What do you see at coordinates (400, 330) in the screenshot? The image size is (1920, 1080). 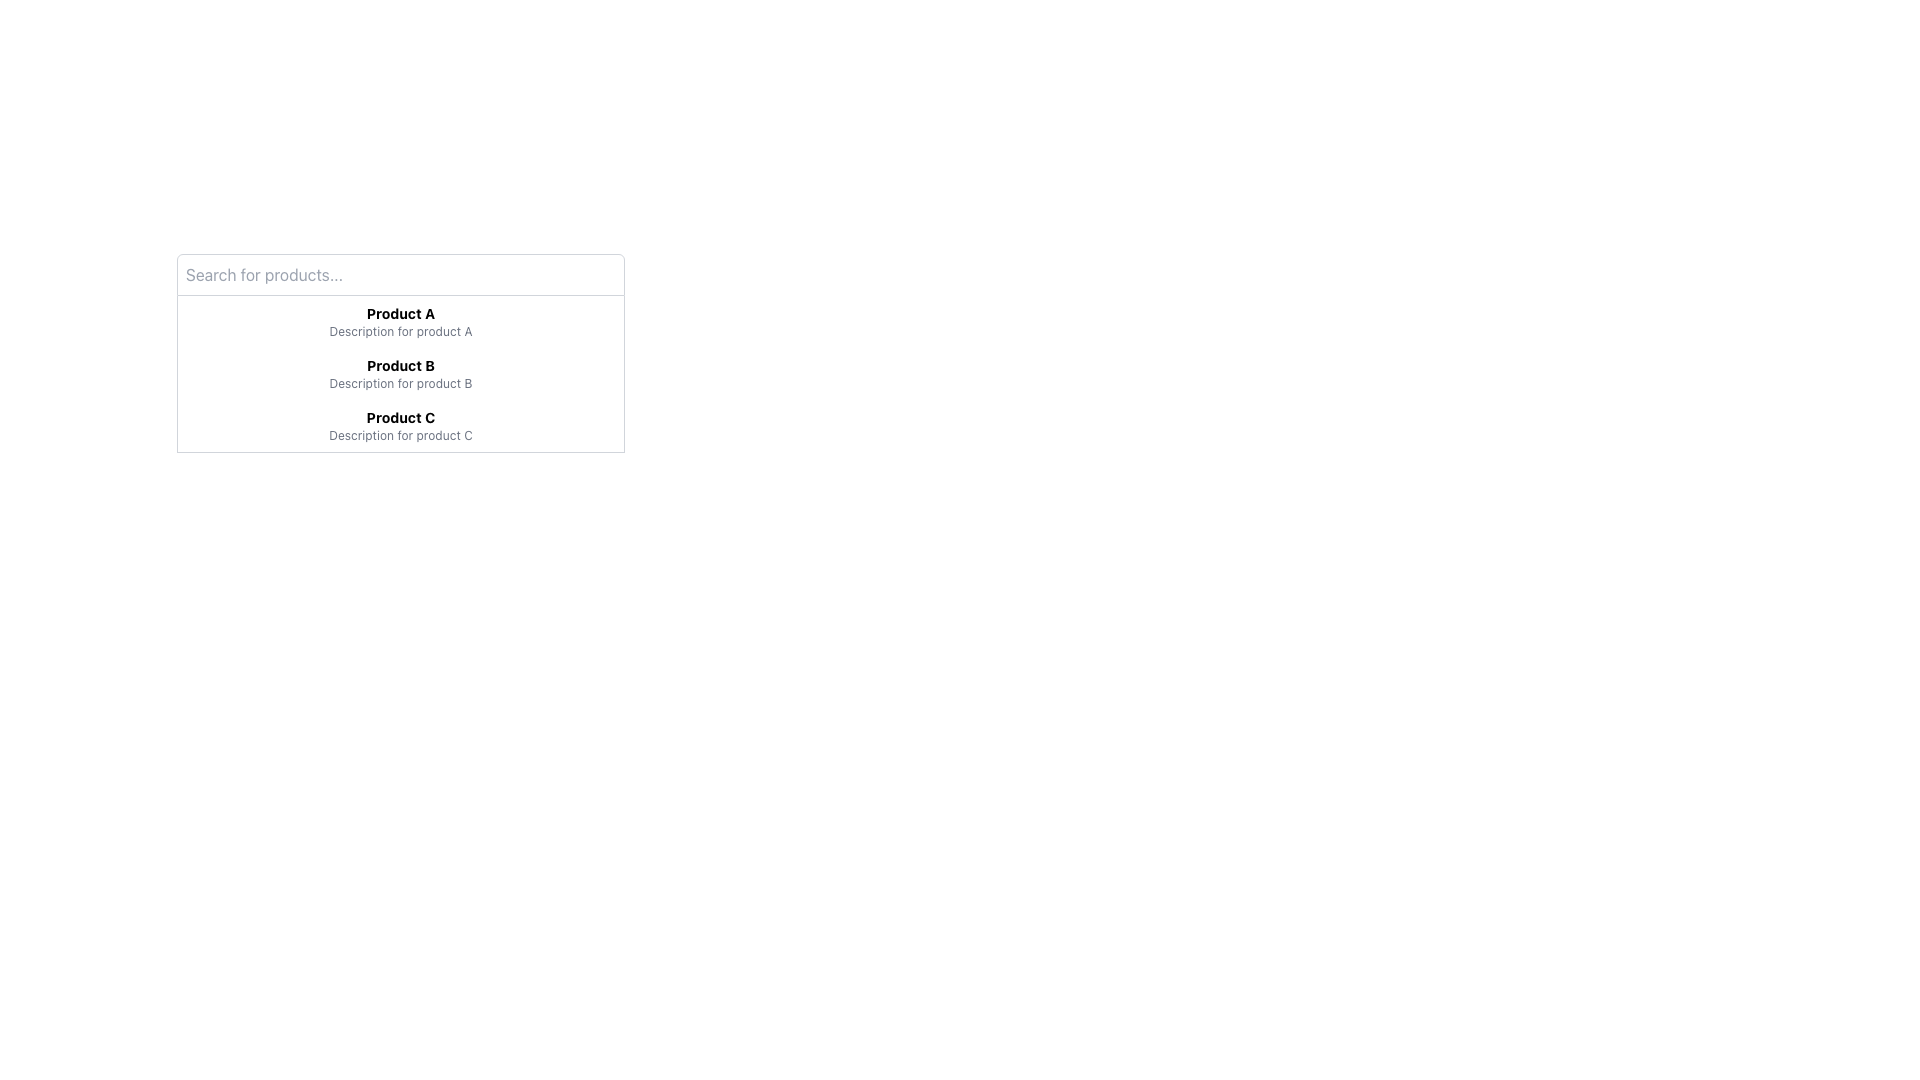 I see `the text label that reads 'Description for product A', which is styled in small gray font and positioned below the bold title 'Product A'` at bounding box center [400, 330].